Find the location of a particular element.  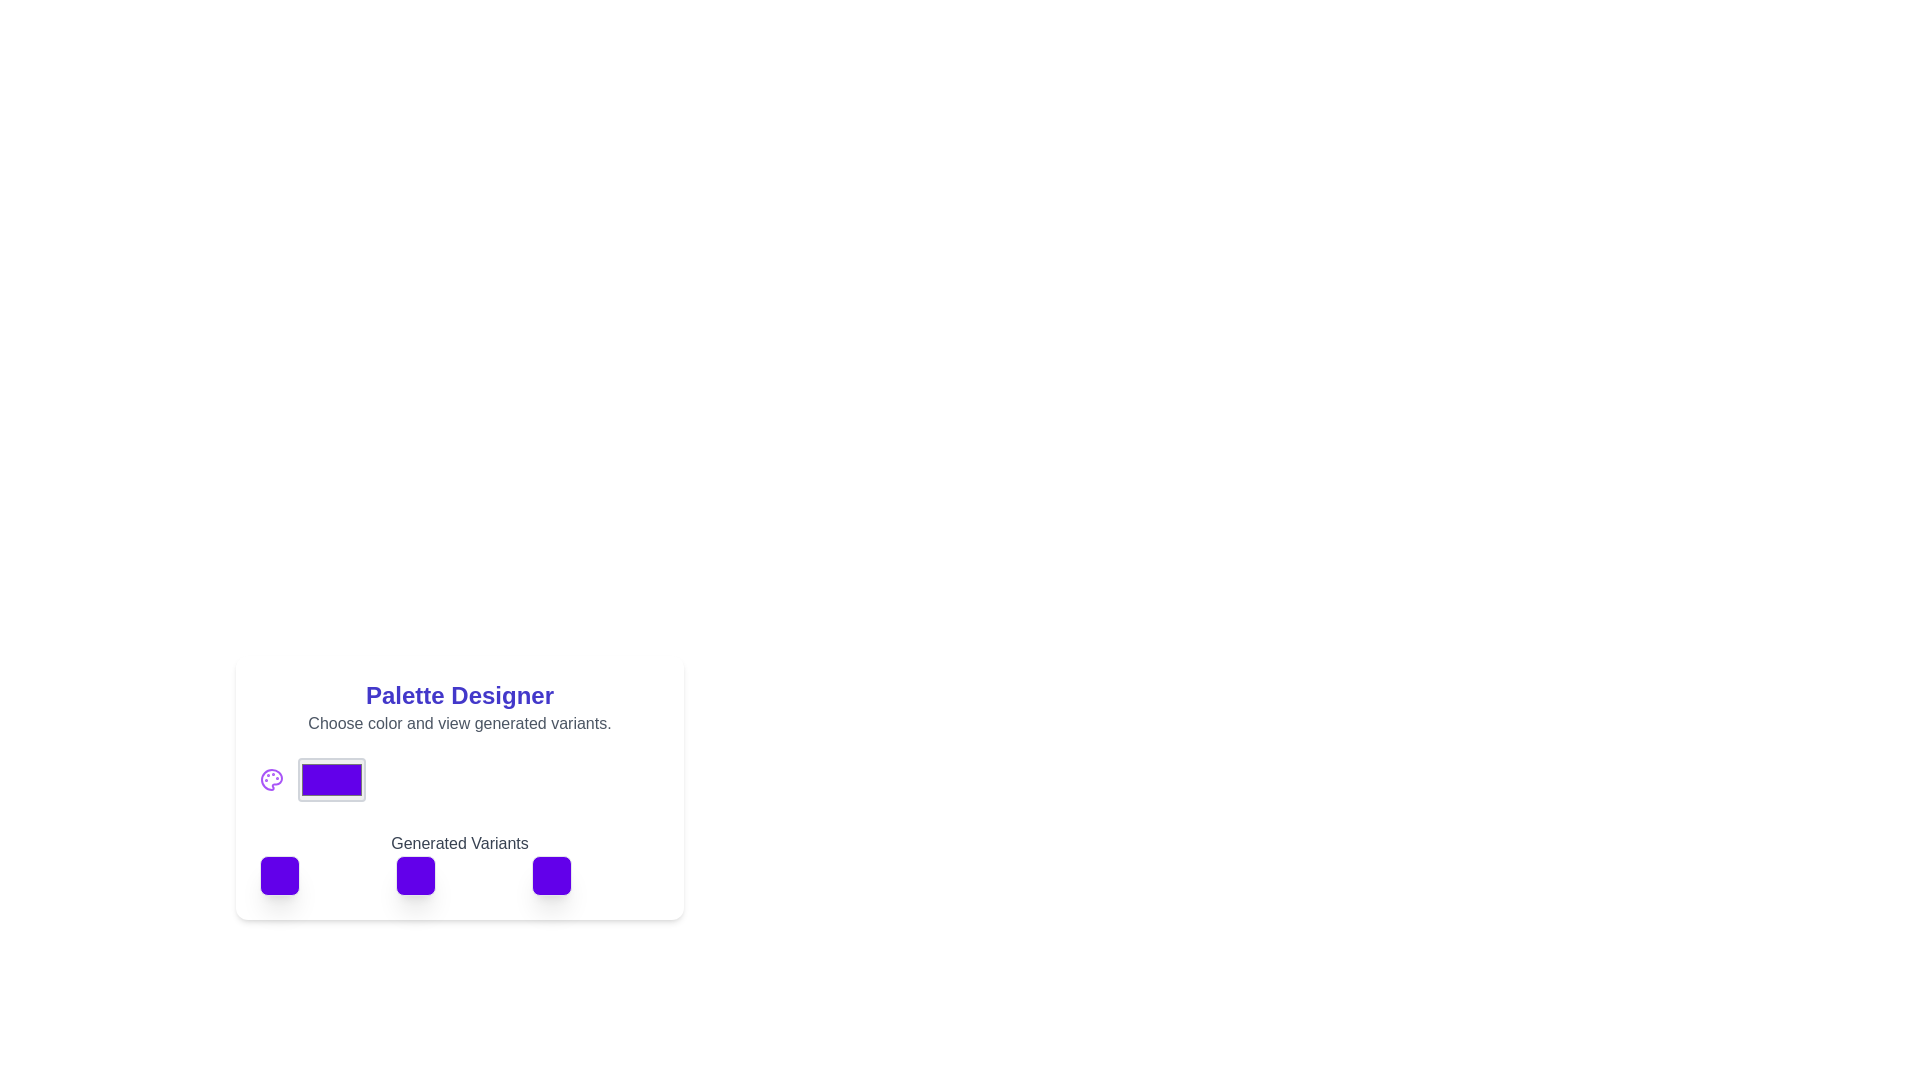

the static text label that reads 'Generated Variants', which is styled with a medium gray font and positioned above the row of color swatches in the 'Palette Designer' section is located at coordinates (459, 855).